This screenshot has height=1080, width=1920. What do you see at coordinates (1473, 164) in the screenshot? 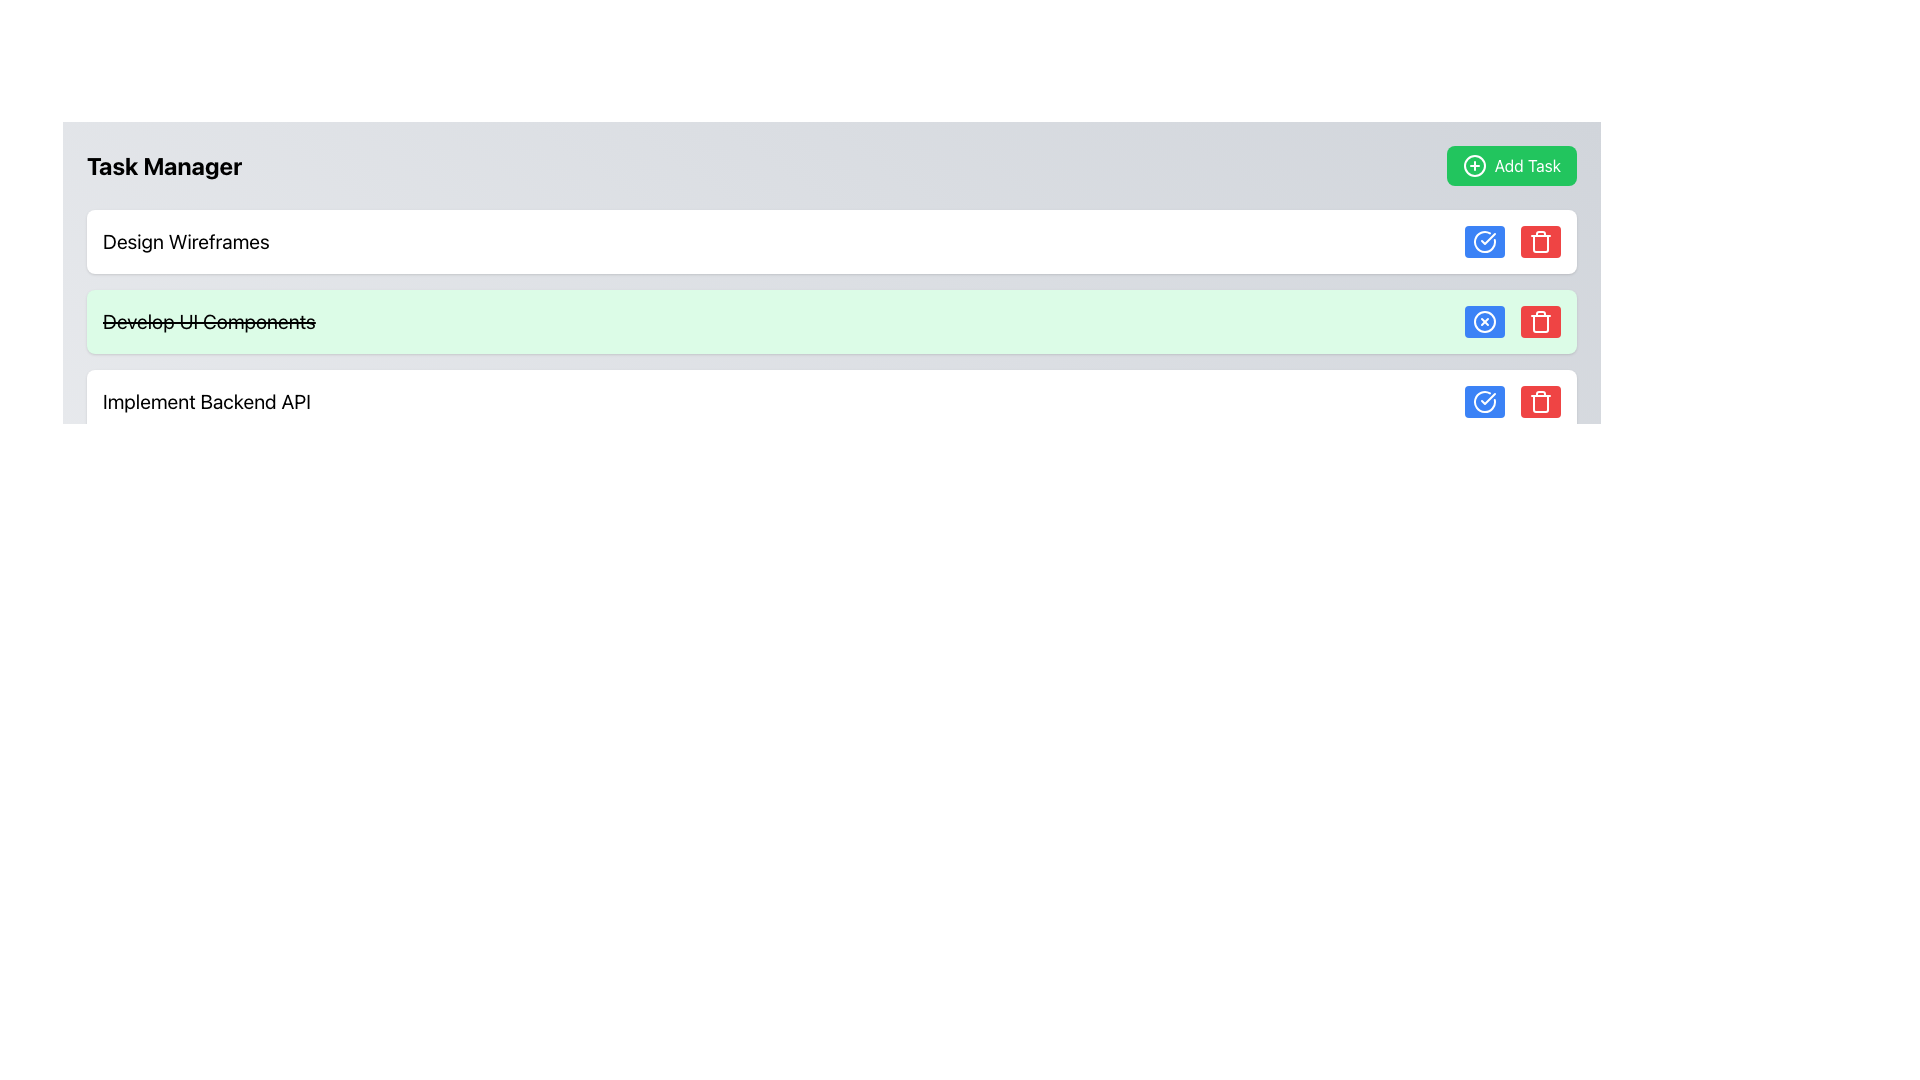
I see `the circular green icon with a plus sign inside, located to the left of the 'Add Task' label, to initiate the addition of a new task` at bounding box center [1473, 164].